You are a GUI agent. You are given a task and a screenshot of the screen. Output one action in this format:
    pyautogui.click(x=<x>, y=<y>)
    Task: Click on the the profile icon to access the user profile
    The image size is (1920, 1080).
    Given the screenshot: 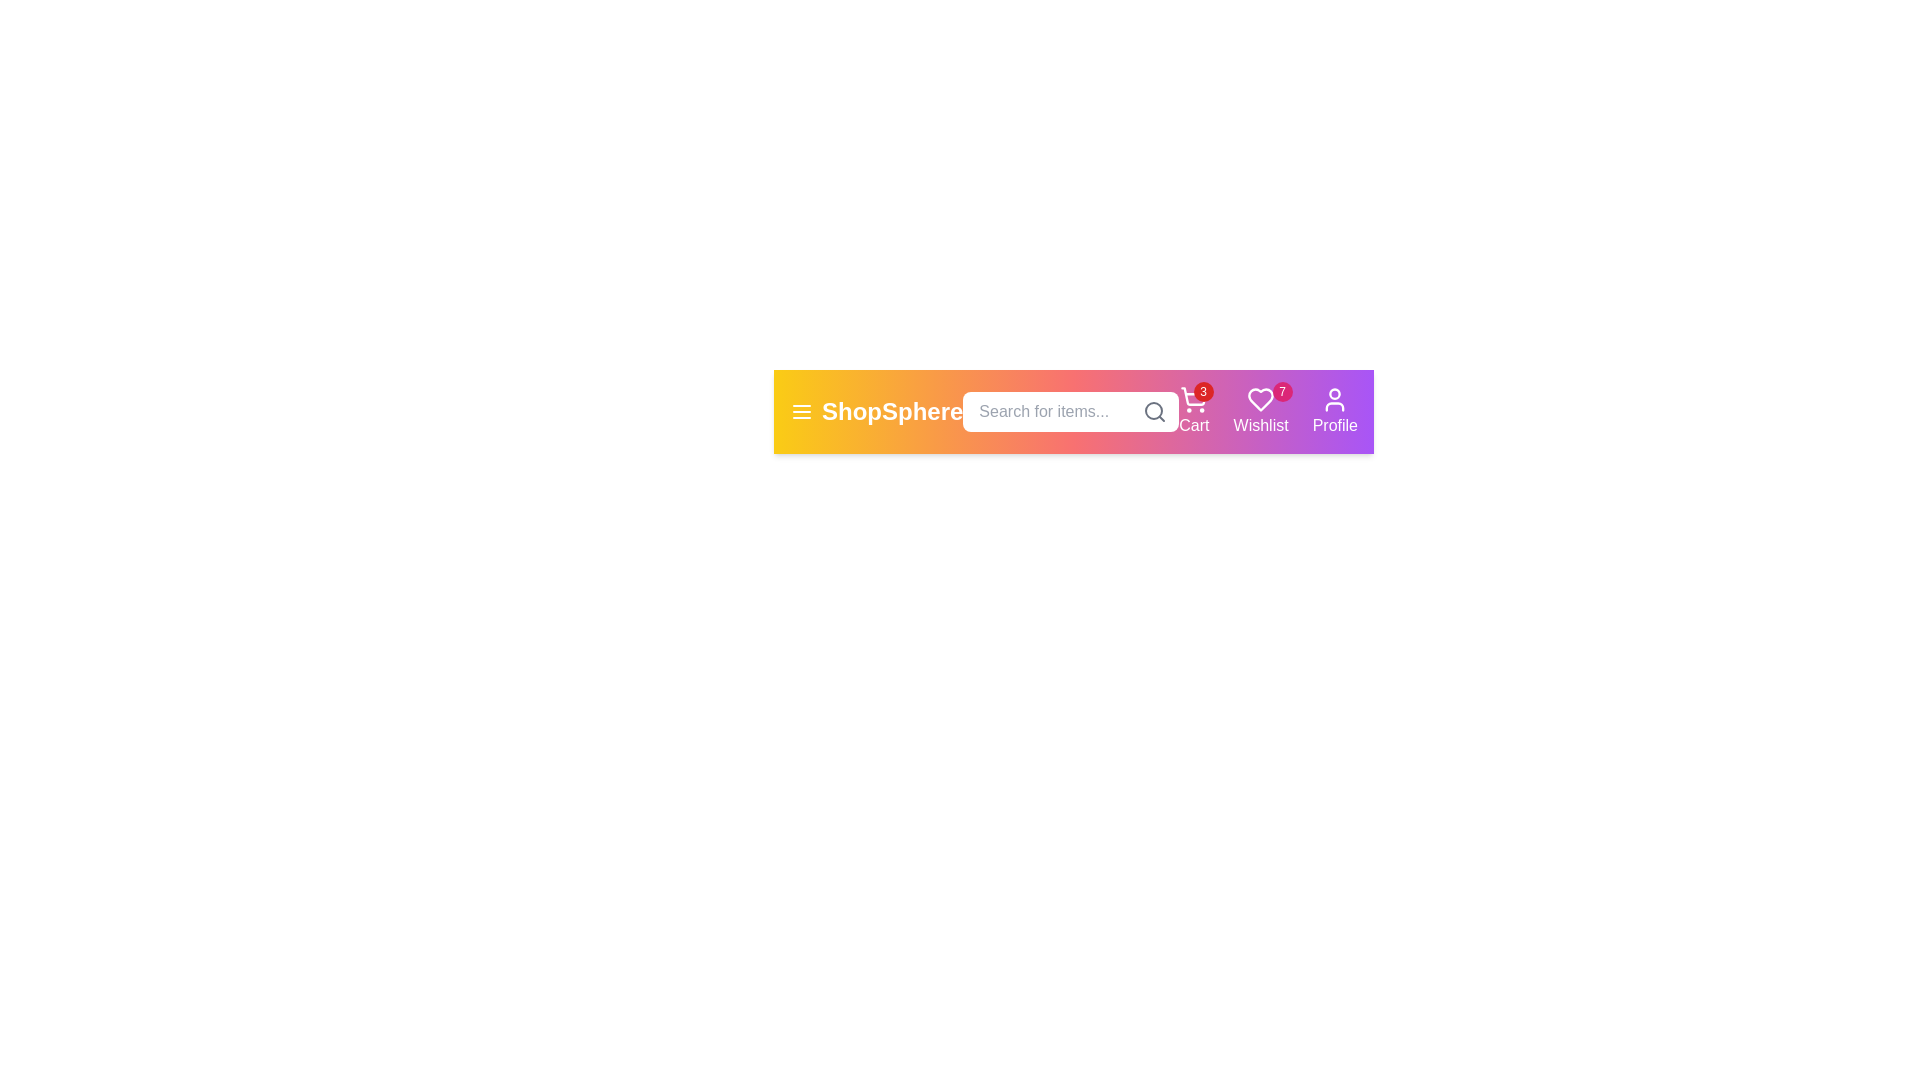 What is the action you would take?
    pyautogui.click(x=1334, y=411)
    